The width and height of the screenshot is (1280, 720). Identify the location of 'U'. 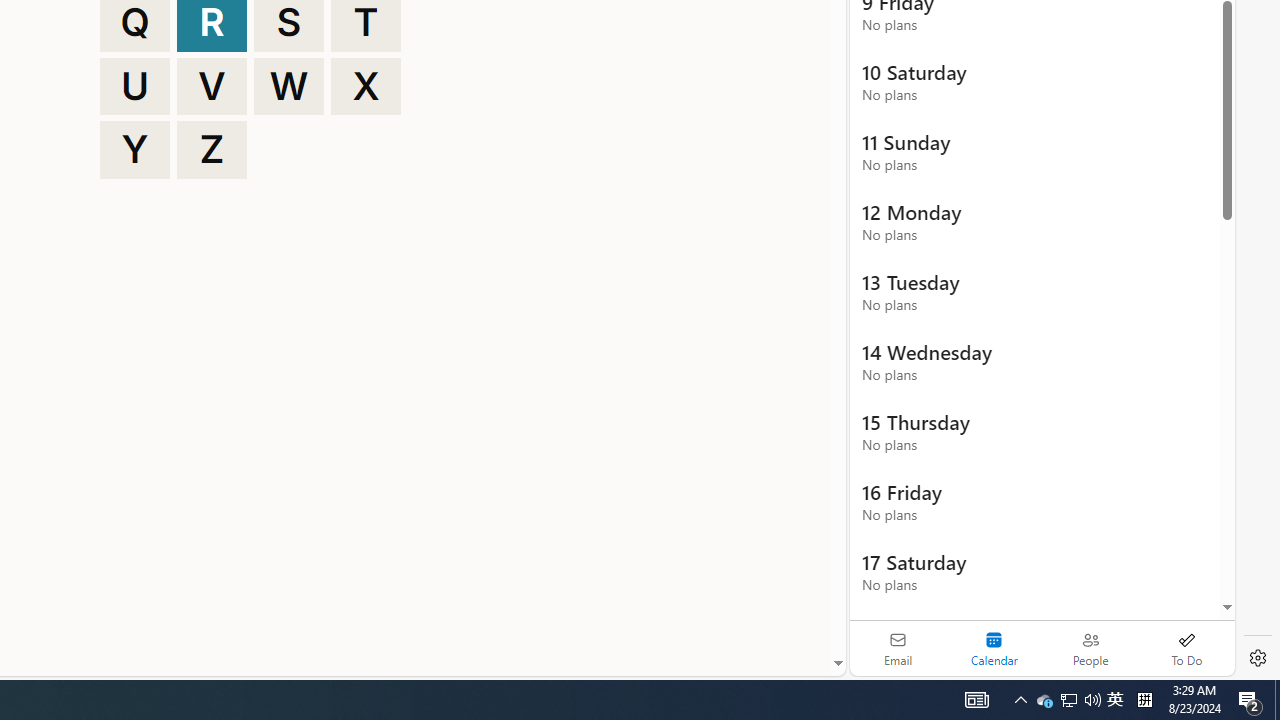
(134, 85).